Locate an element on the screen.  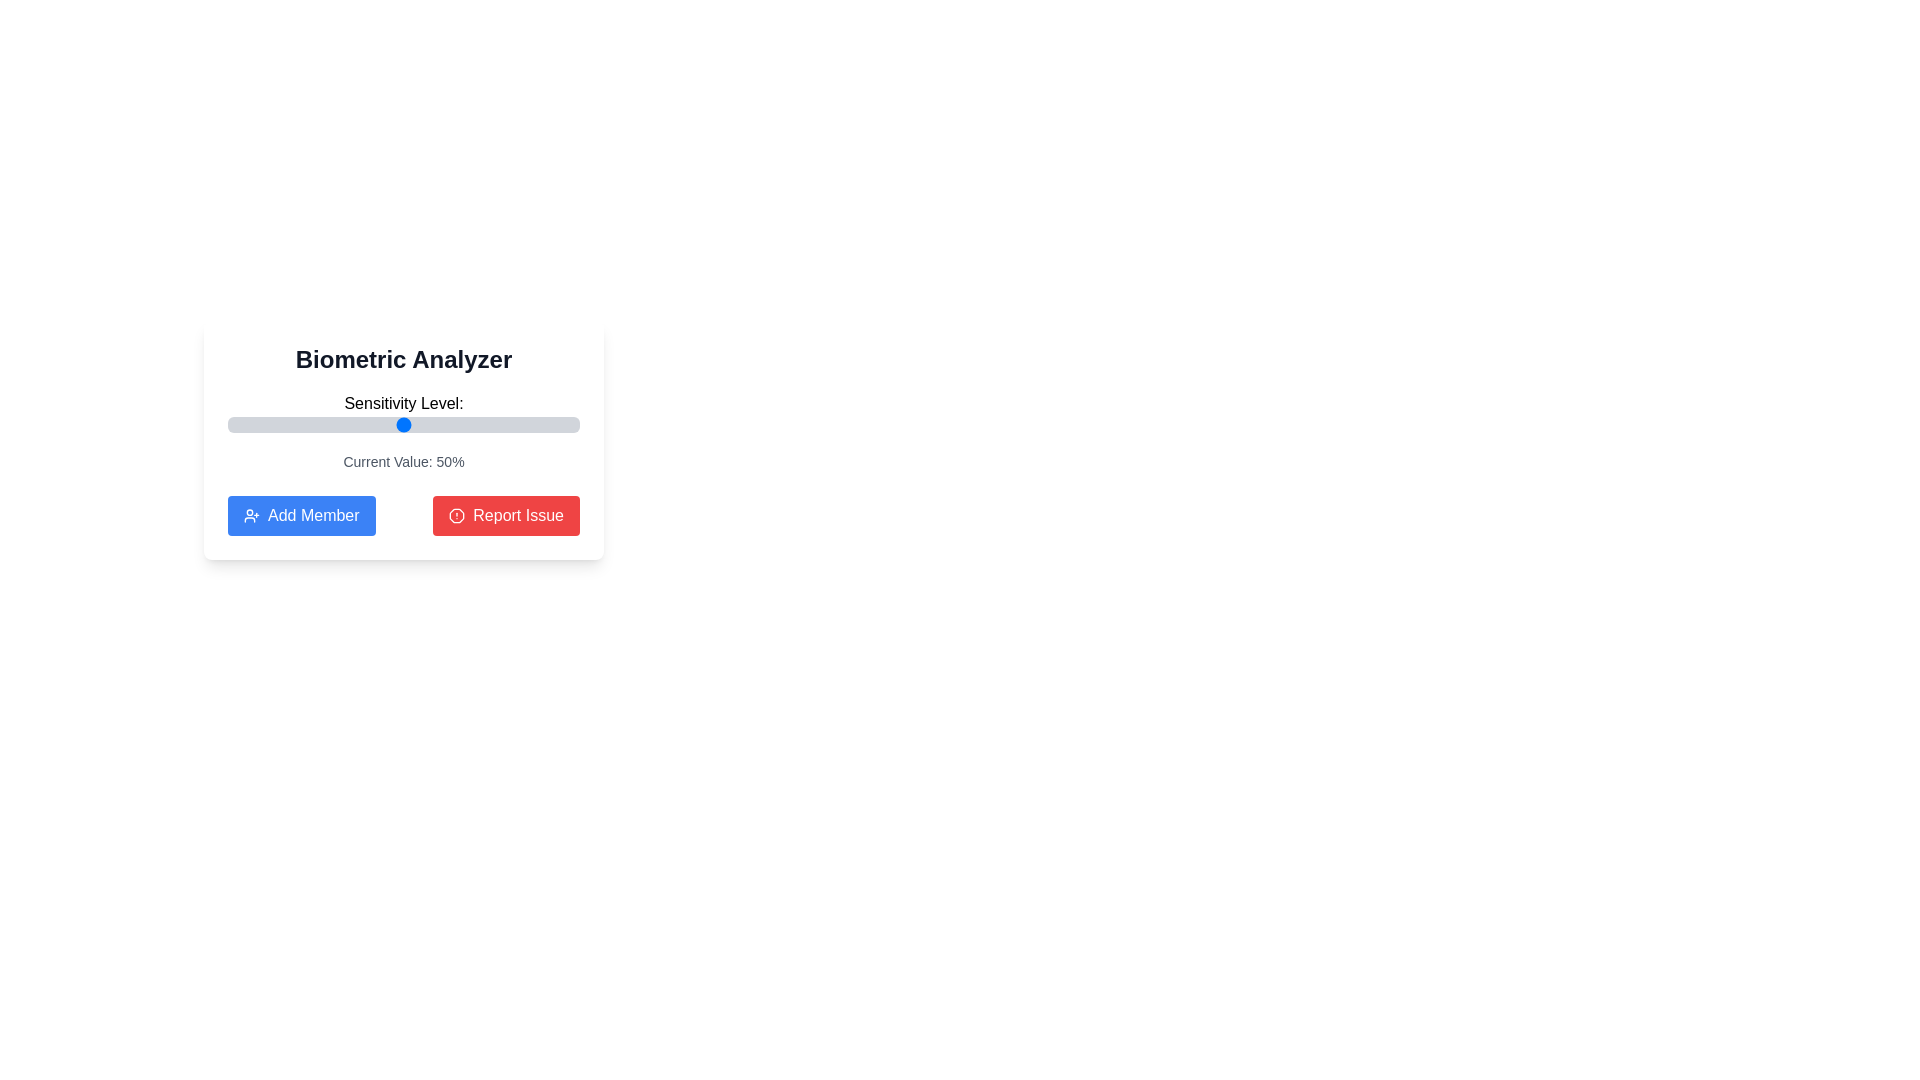
the sensitivity level is located at coordinates (441, 423).